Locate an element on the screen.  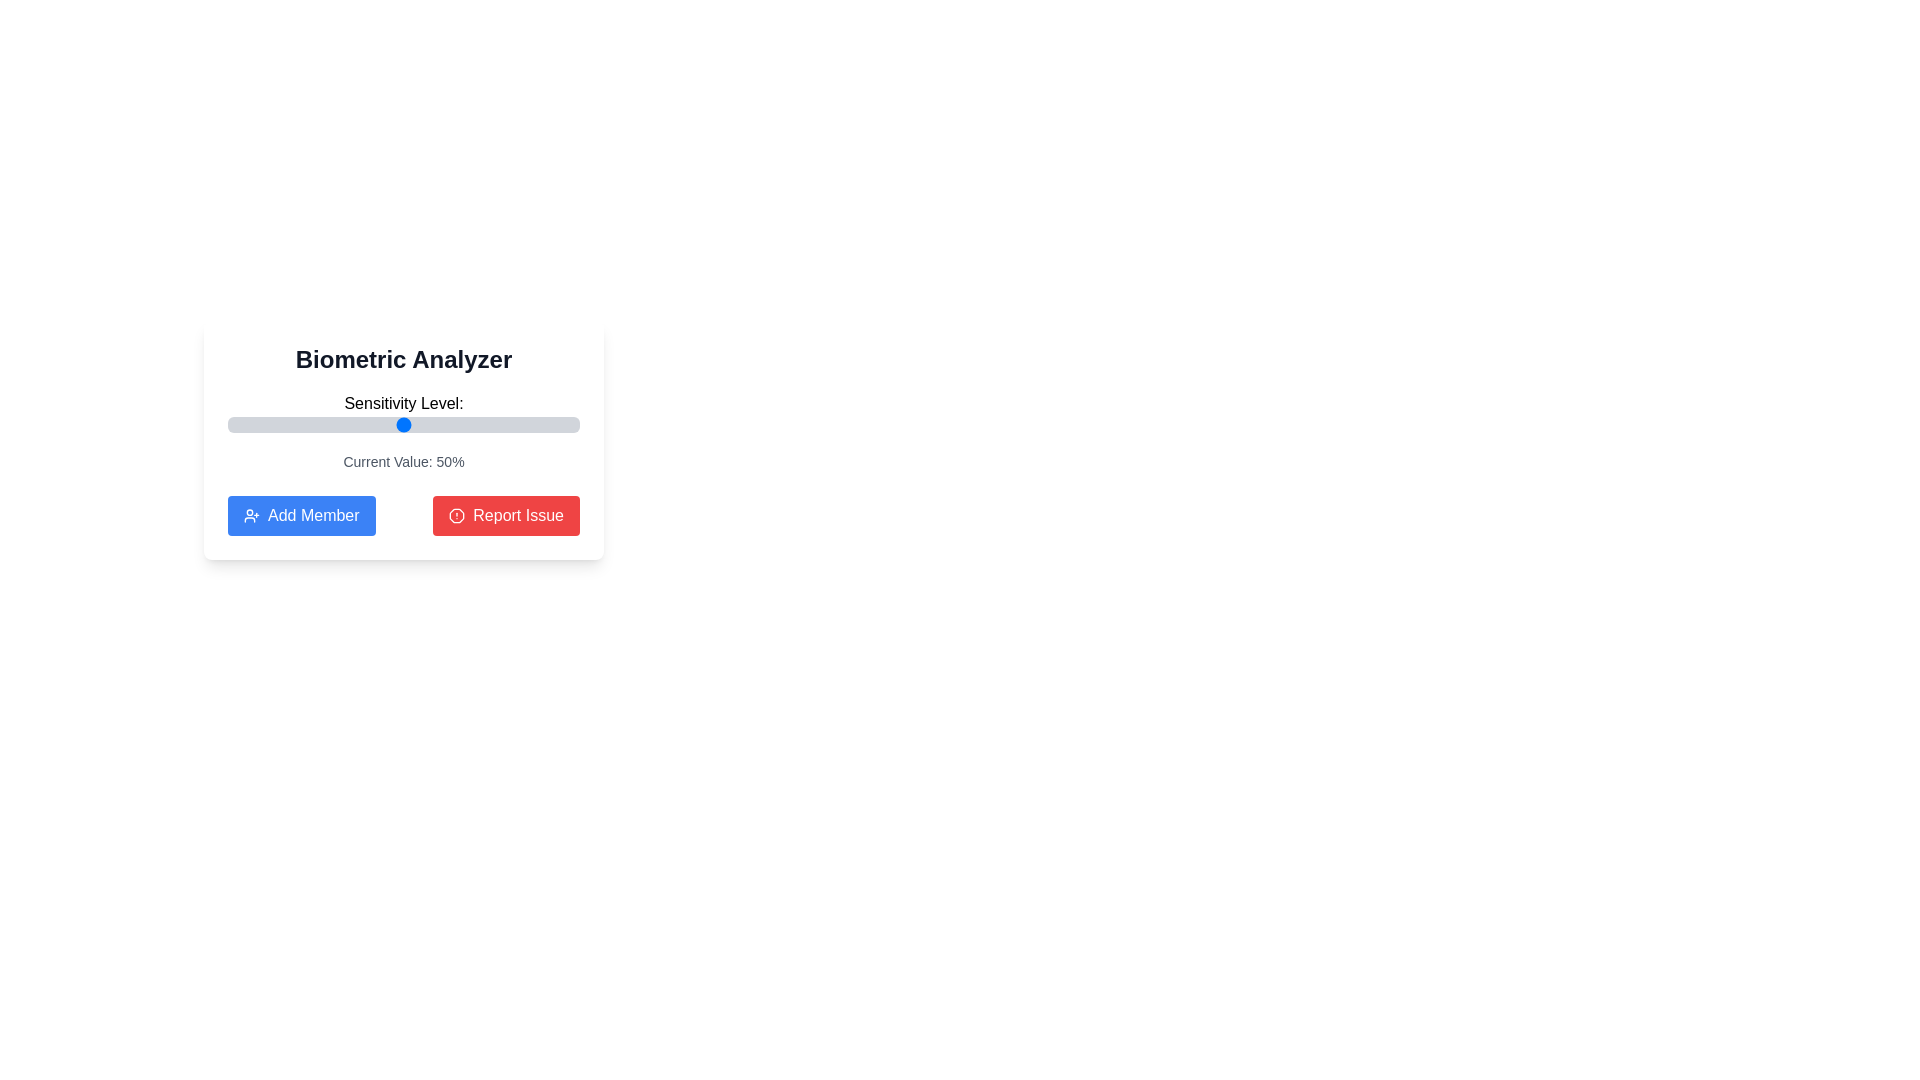
the sensitivity level is located at coordinates (441, 423).